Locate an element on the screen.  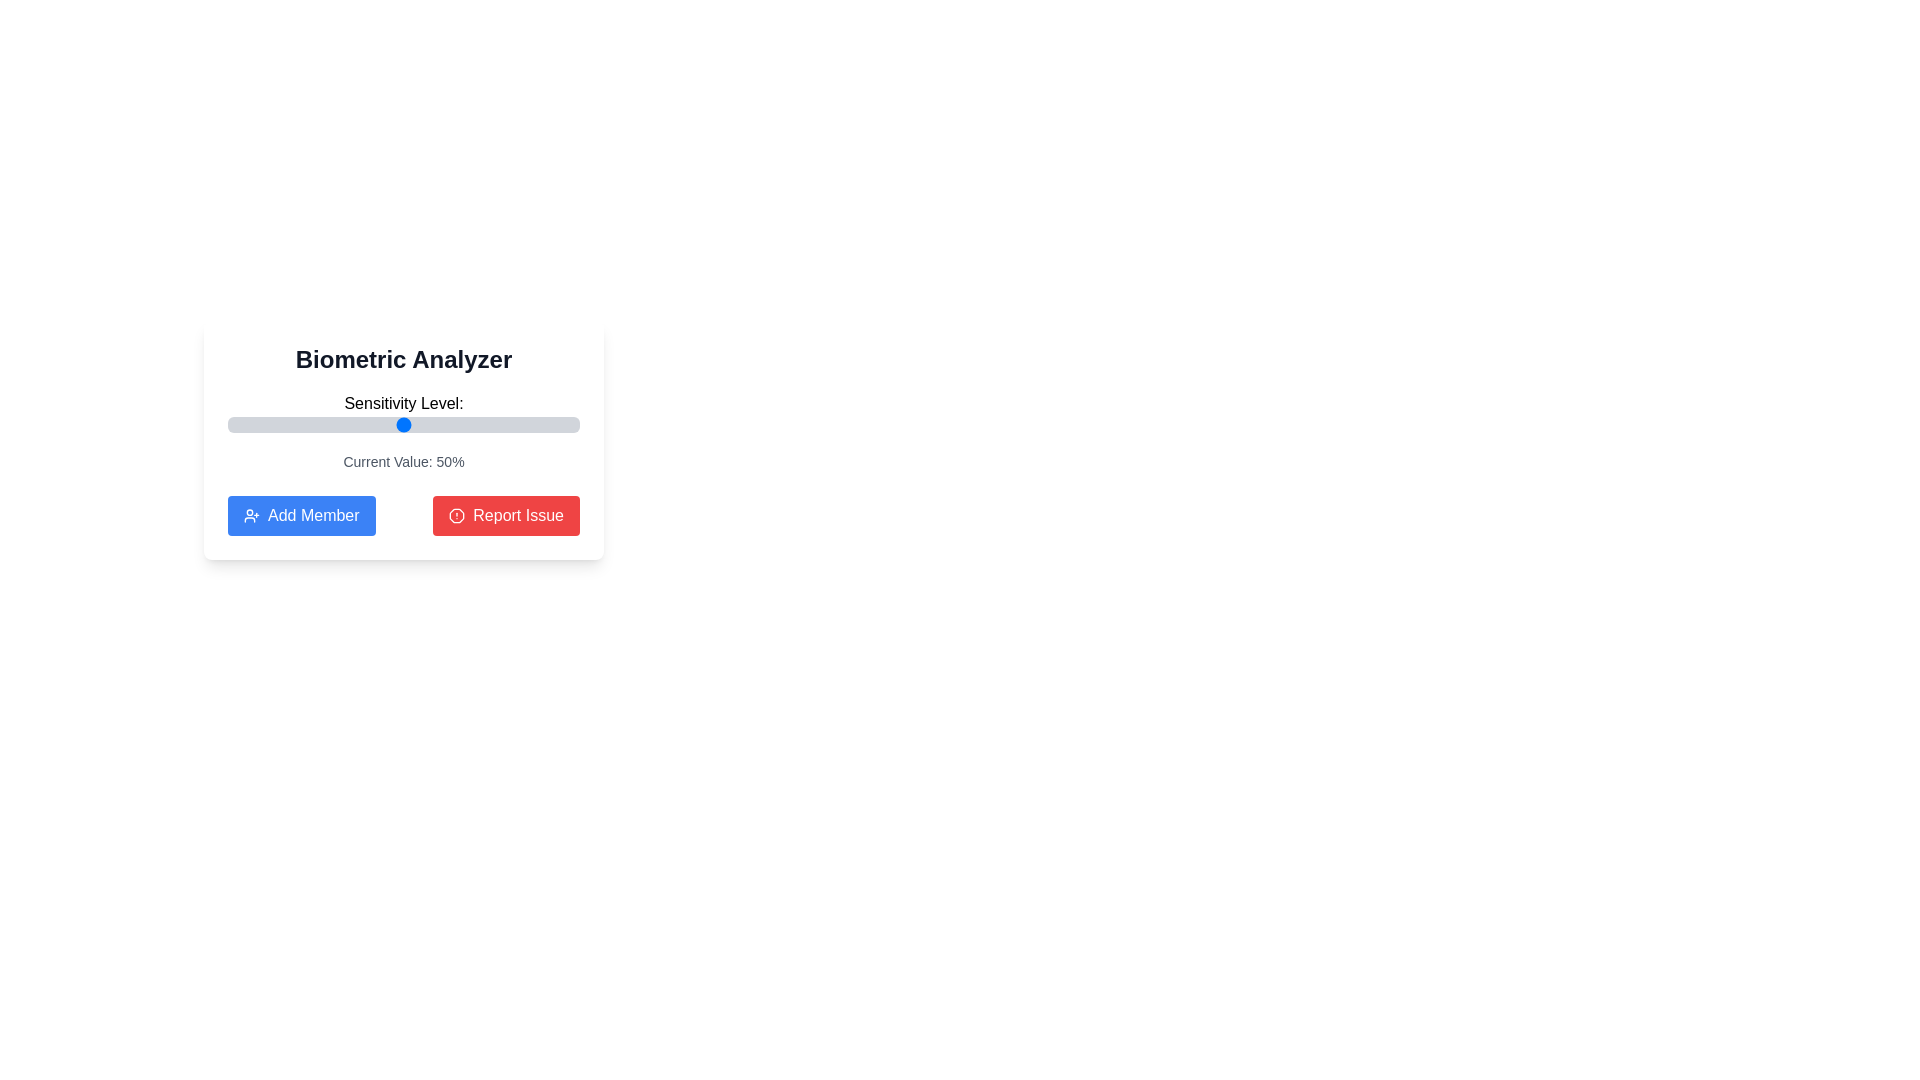
the sensitivity level is located at coordinates (441, 423).